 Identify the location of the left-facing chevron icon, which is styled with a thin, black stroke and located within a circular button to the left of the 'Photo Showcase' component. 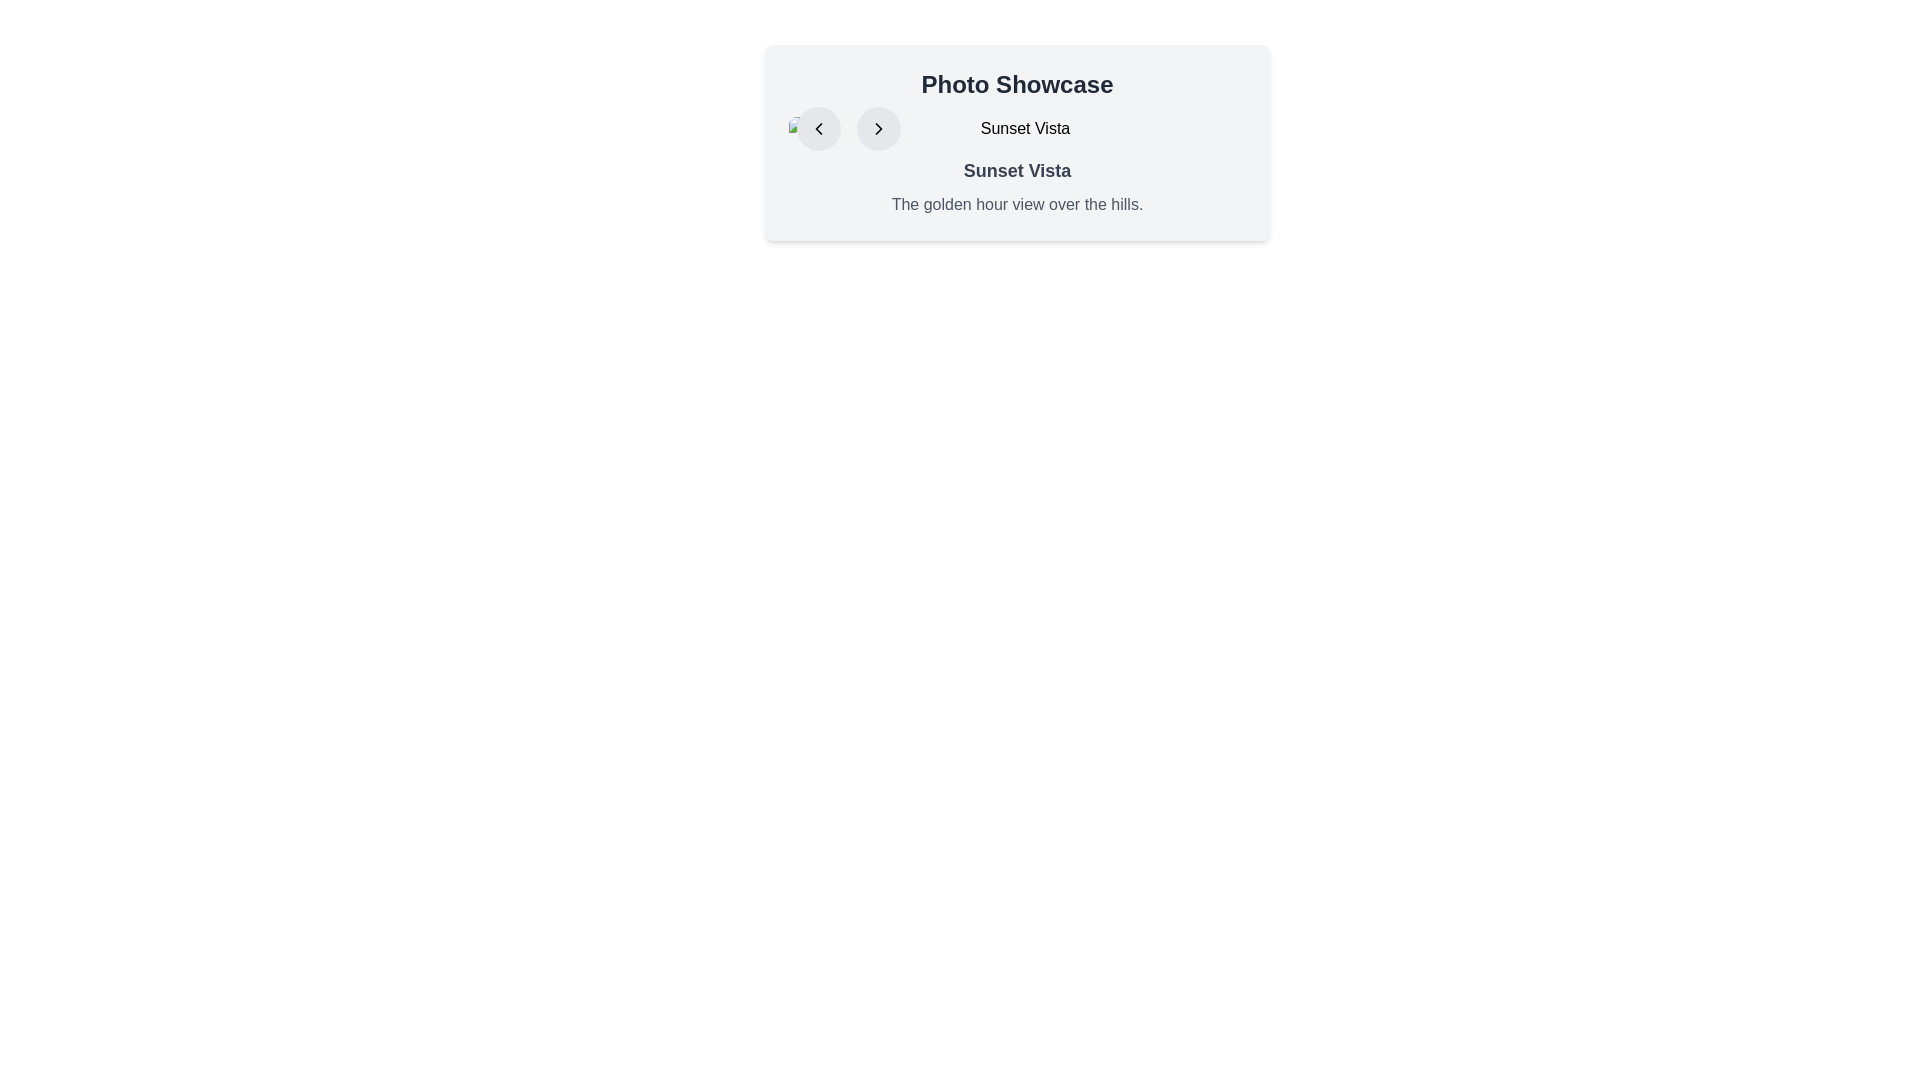
(819, 128).